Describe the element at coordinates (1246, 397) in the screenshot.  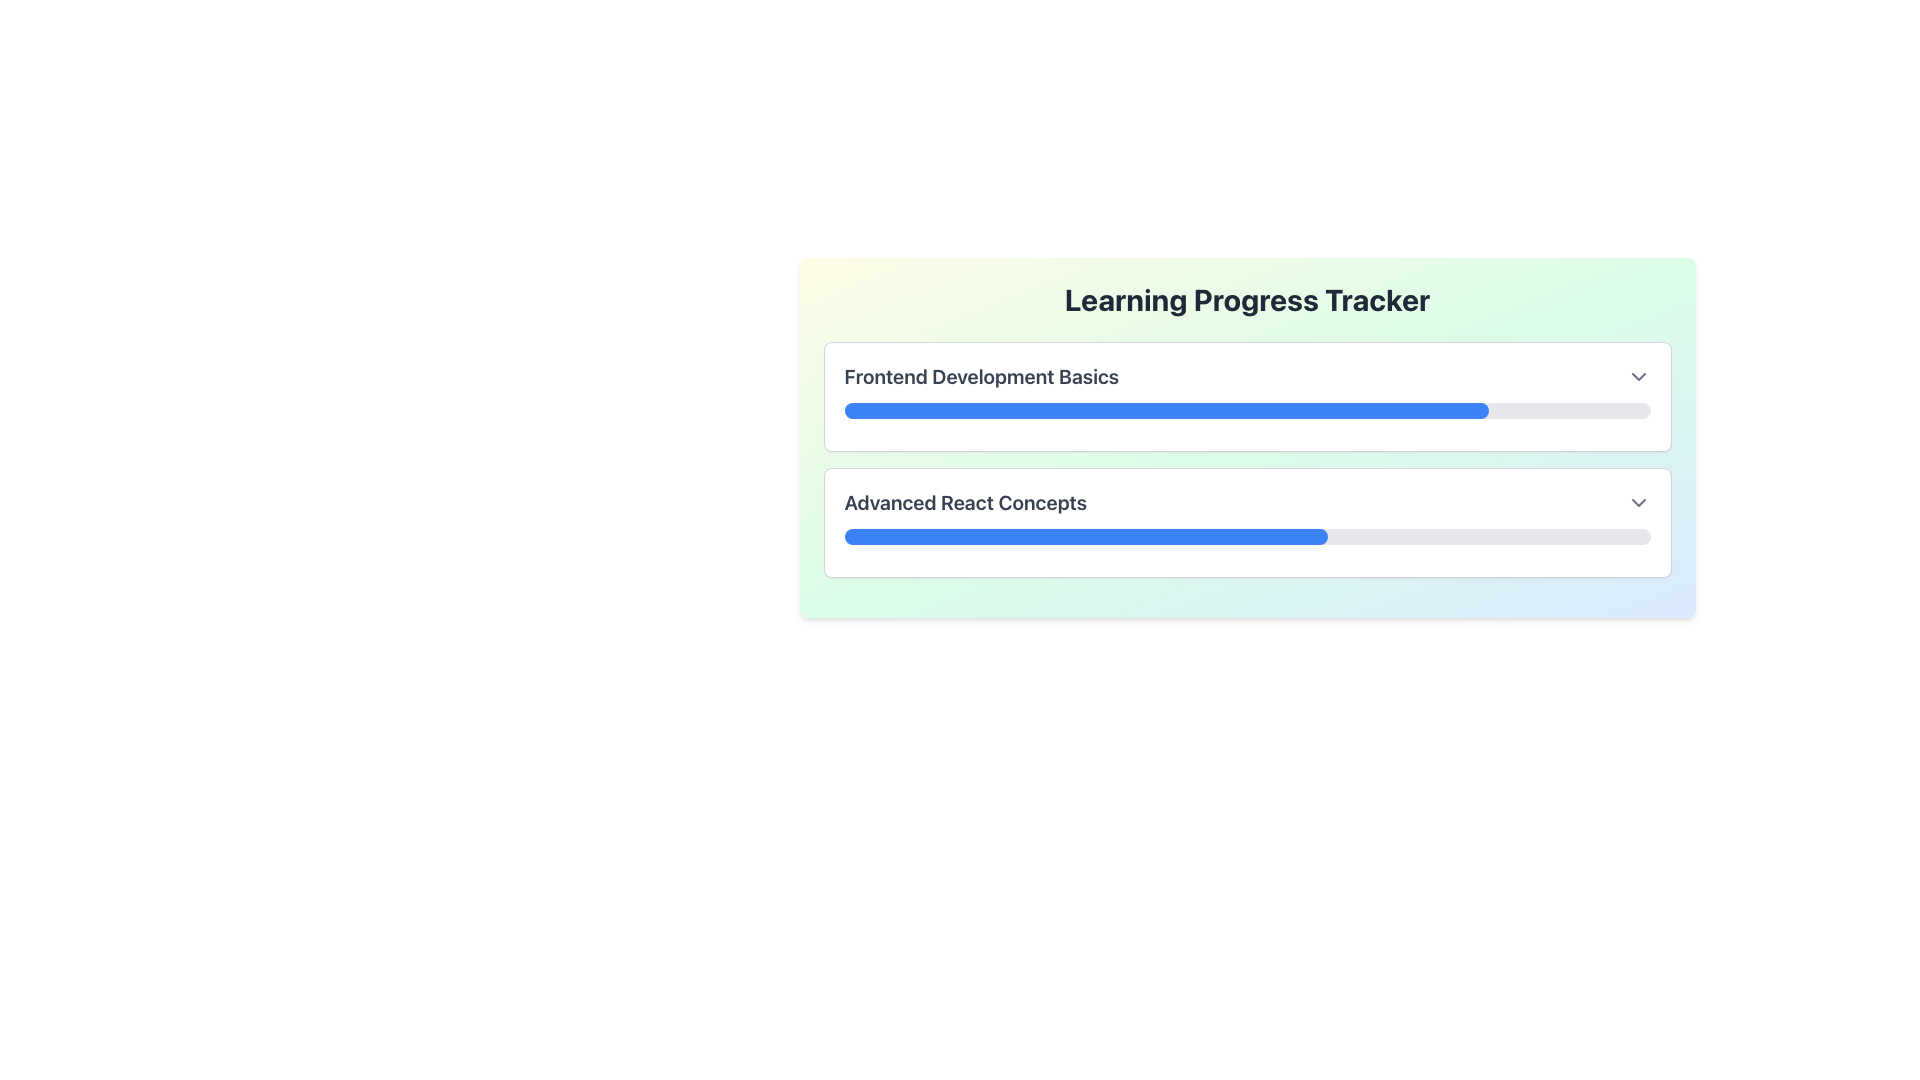
I see `the title of the progress tracker for 'Frontend Development Basics'` at that location.